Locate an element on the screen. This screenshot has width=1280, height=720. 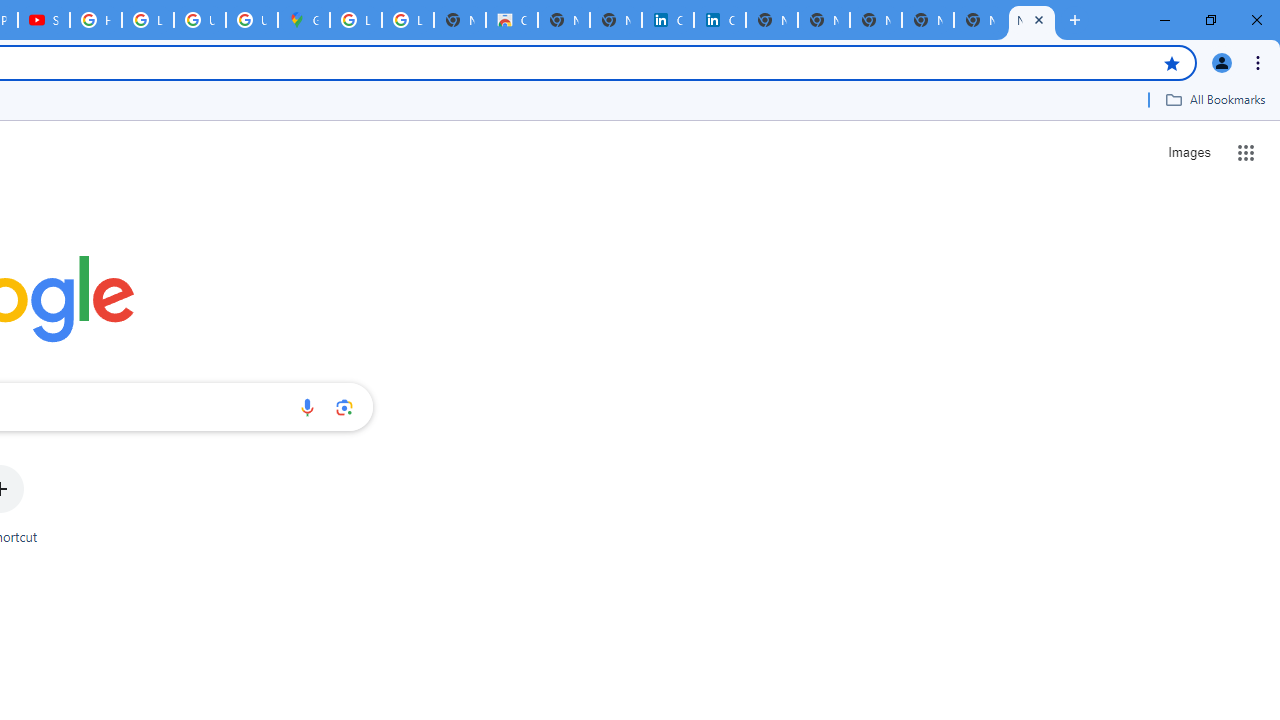
'Google Maps' is located at coordinates (303, 20).